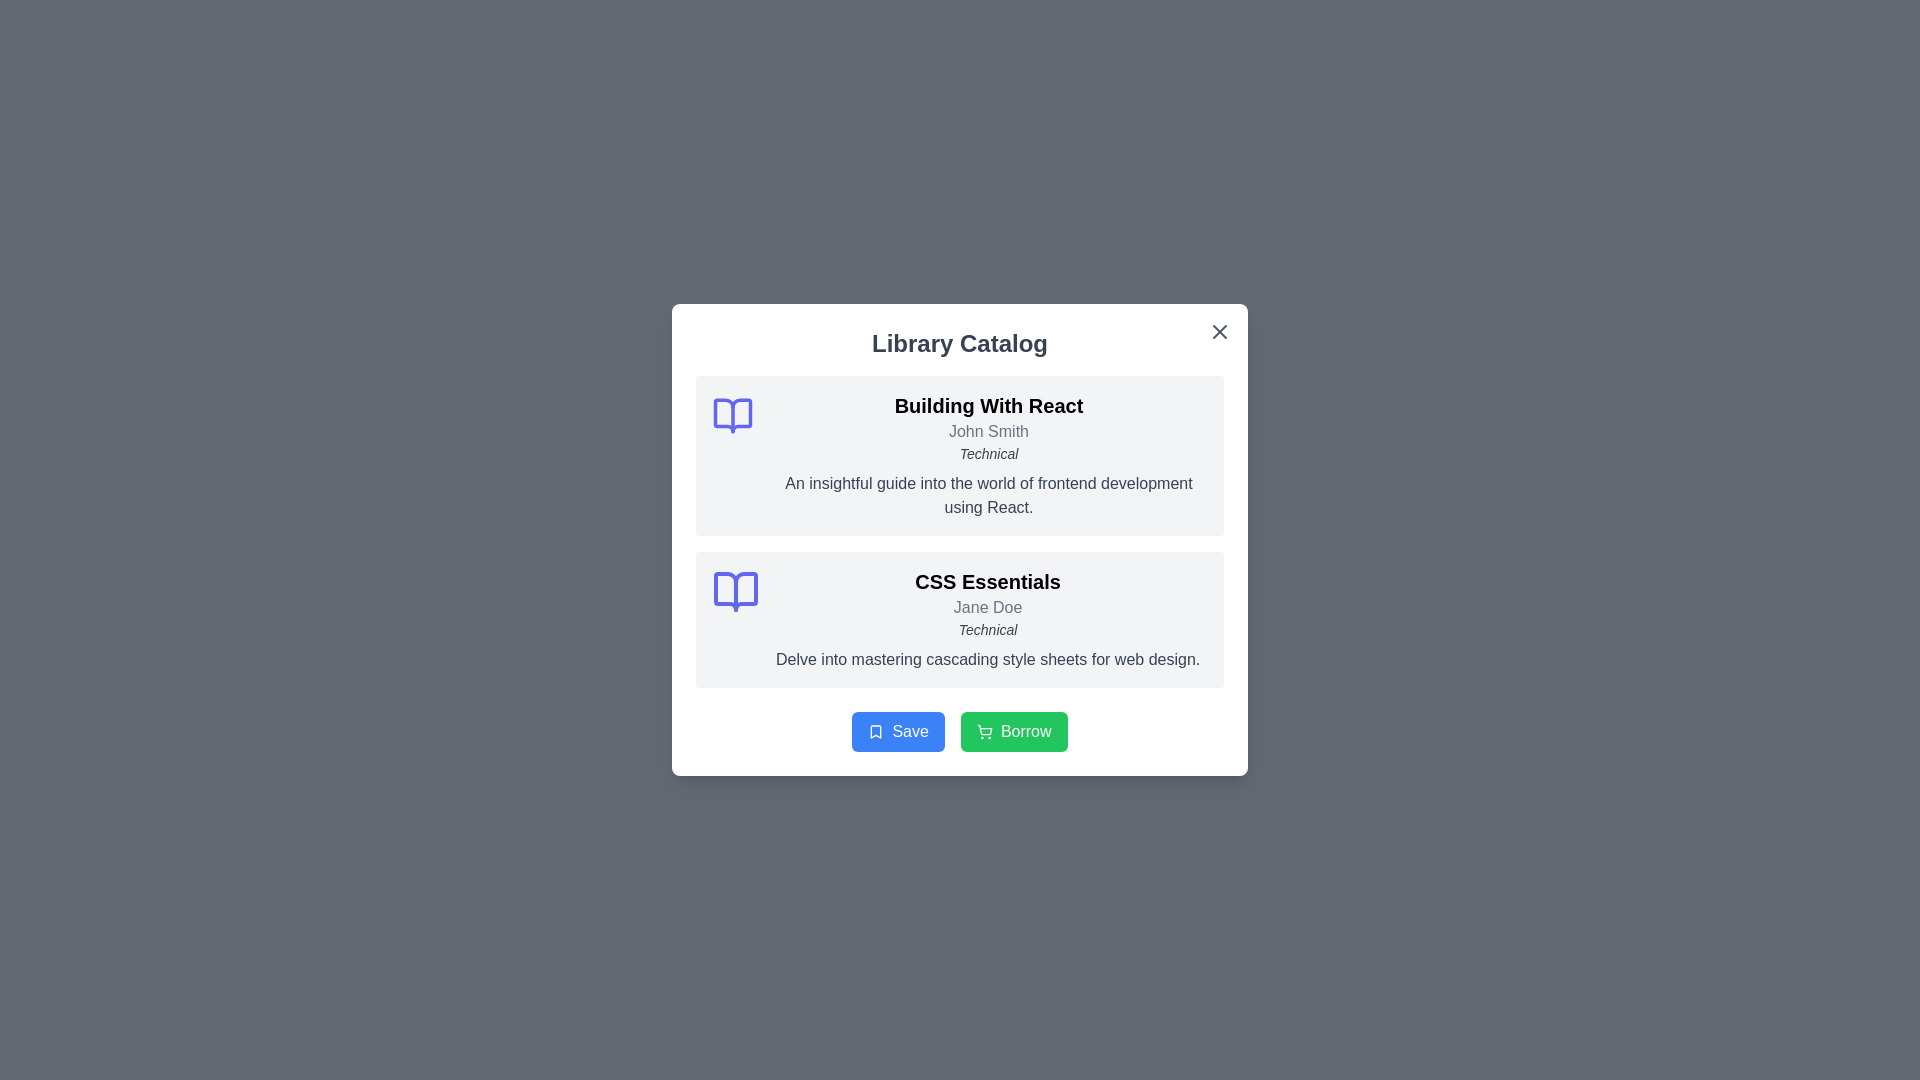 The width and height of the screenshot is (1920, 1080). Describe the element at coordinates (1218, 330) in the screenshot. I see `the line segment of the 'X' close button located in the top right corner of the popup interface` at that location.